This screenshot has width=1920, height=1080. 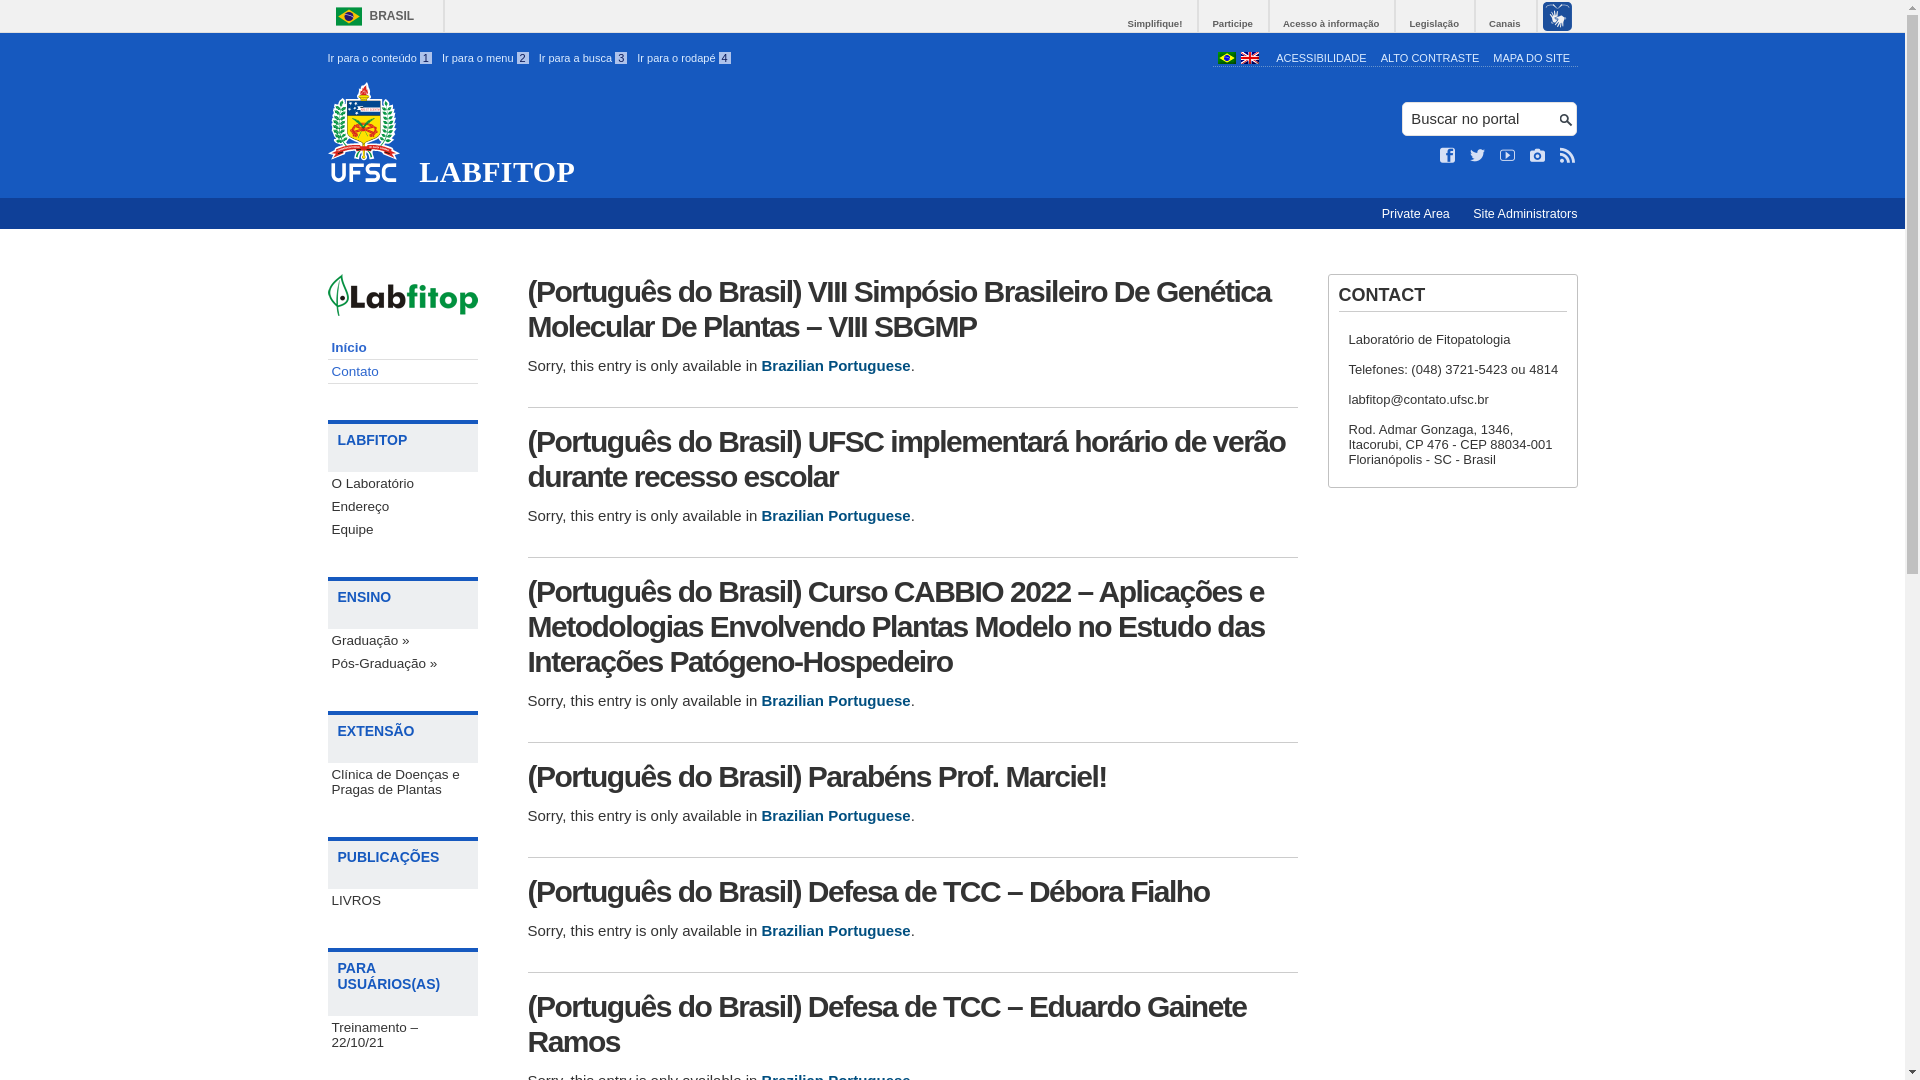 What do you see at coordinates (485, 56) in the screenshot?
I see `'Ir para o menu 2'` at bounding box center [485, 56].